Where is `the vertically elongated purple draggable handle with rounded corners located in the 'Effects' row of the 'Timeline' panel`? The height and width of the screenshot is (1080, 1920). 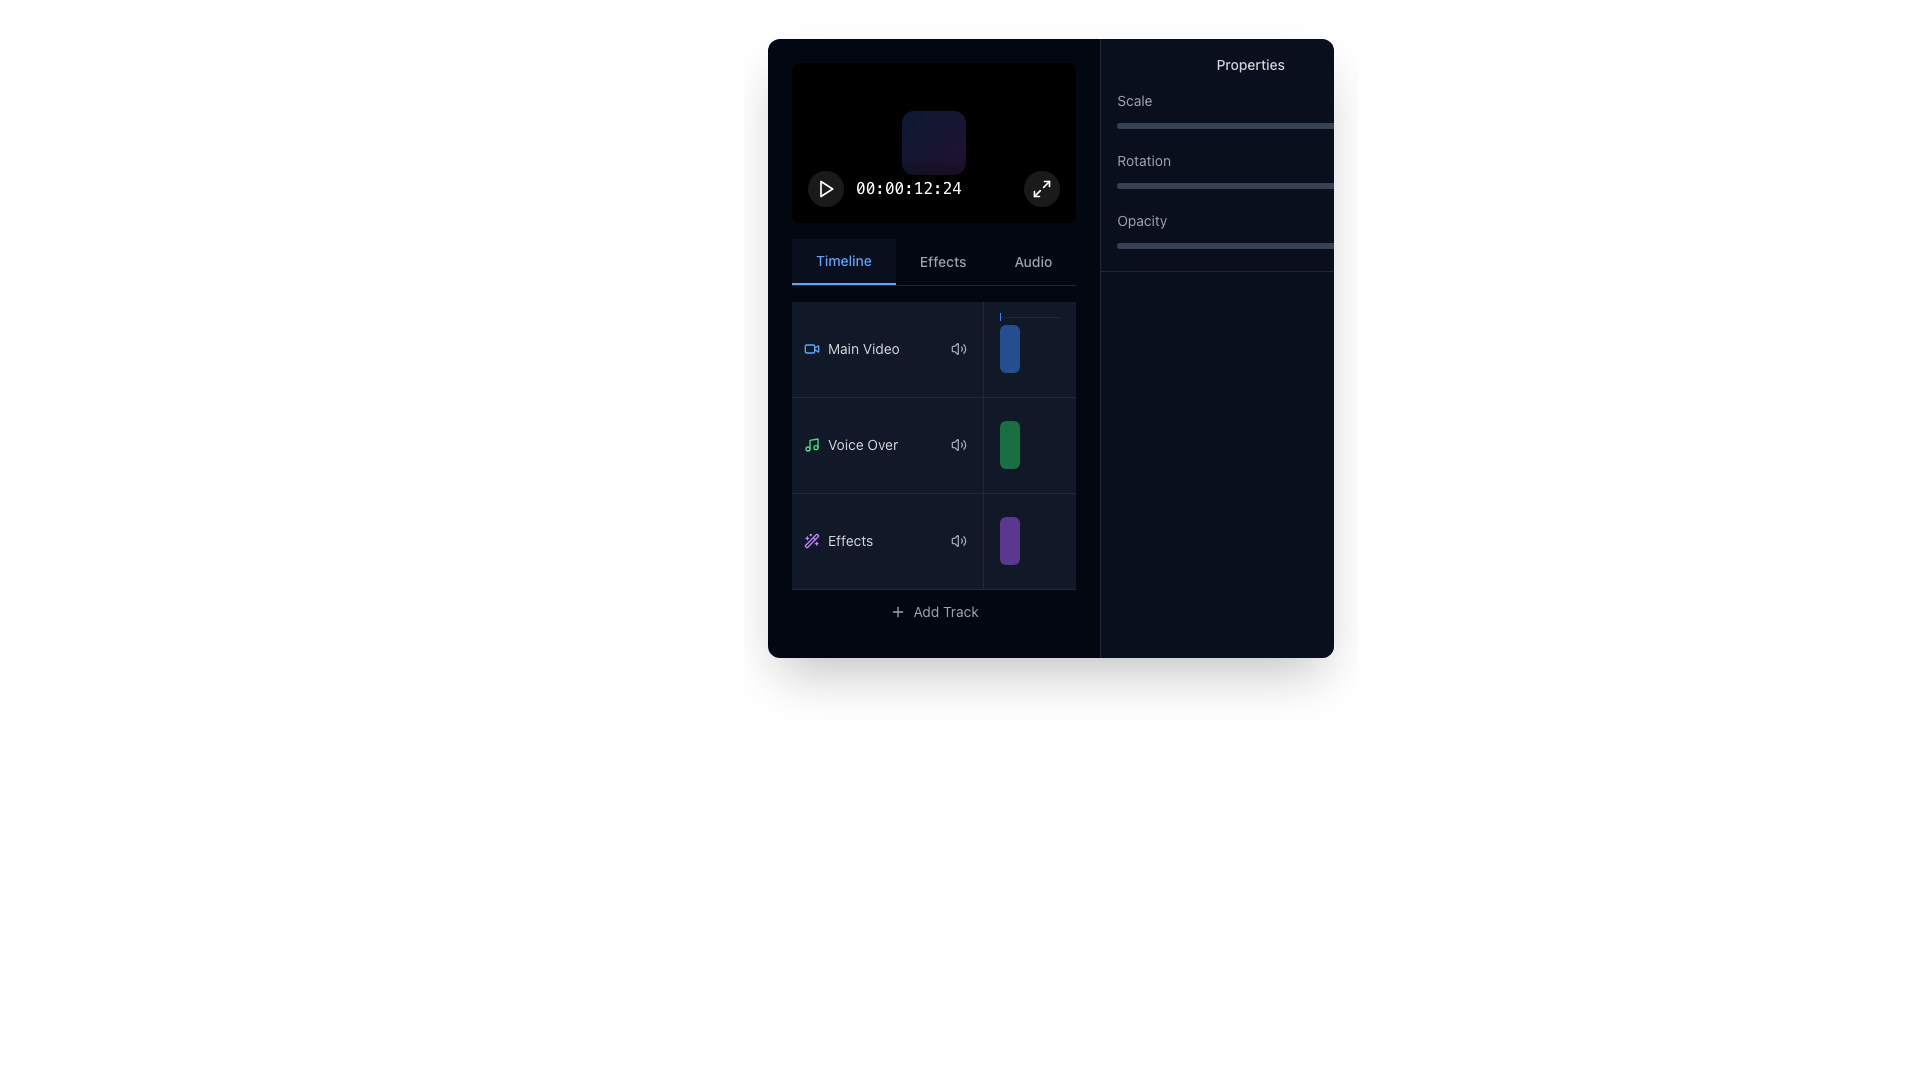 the vertically elongated purple draggable handle with rounded corners located in the 'Effects' row of the 'Timeline' panel is located at coordinates (1010, 541).